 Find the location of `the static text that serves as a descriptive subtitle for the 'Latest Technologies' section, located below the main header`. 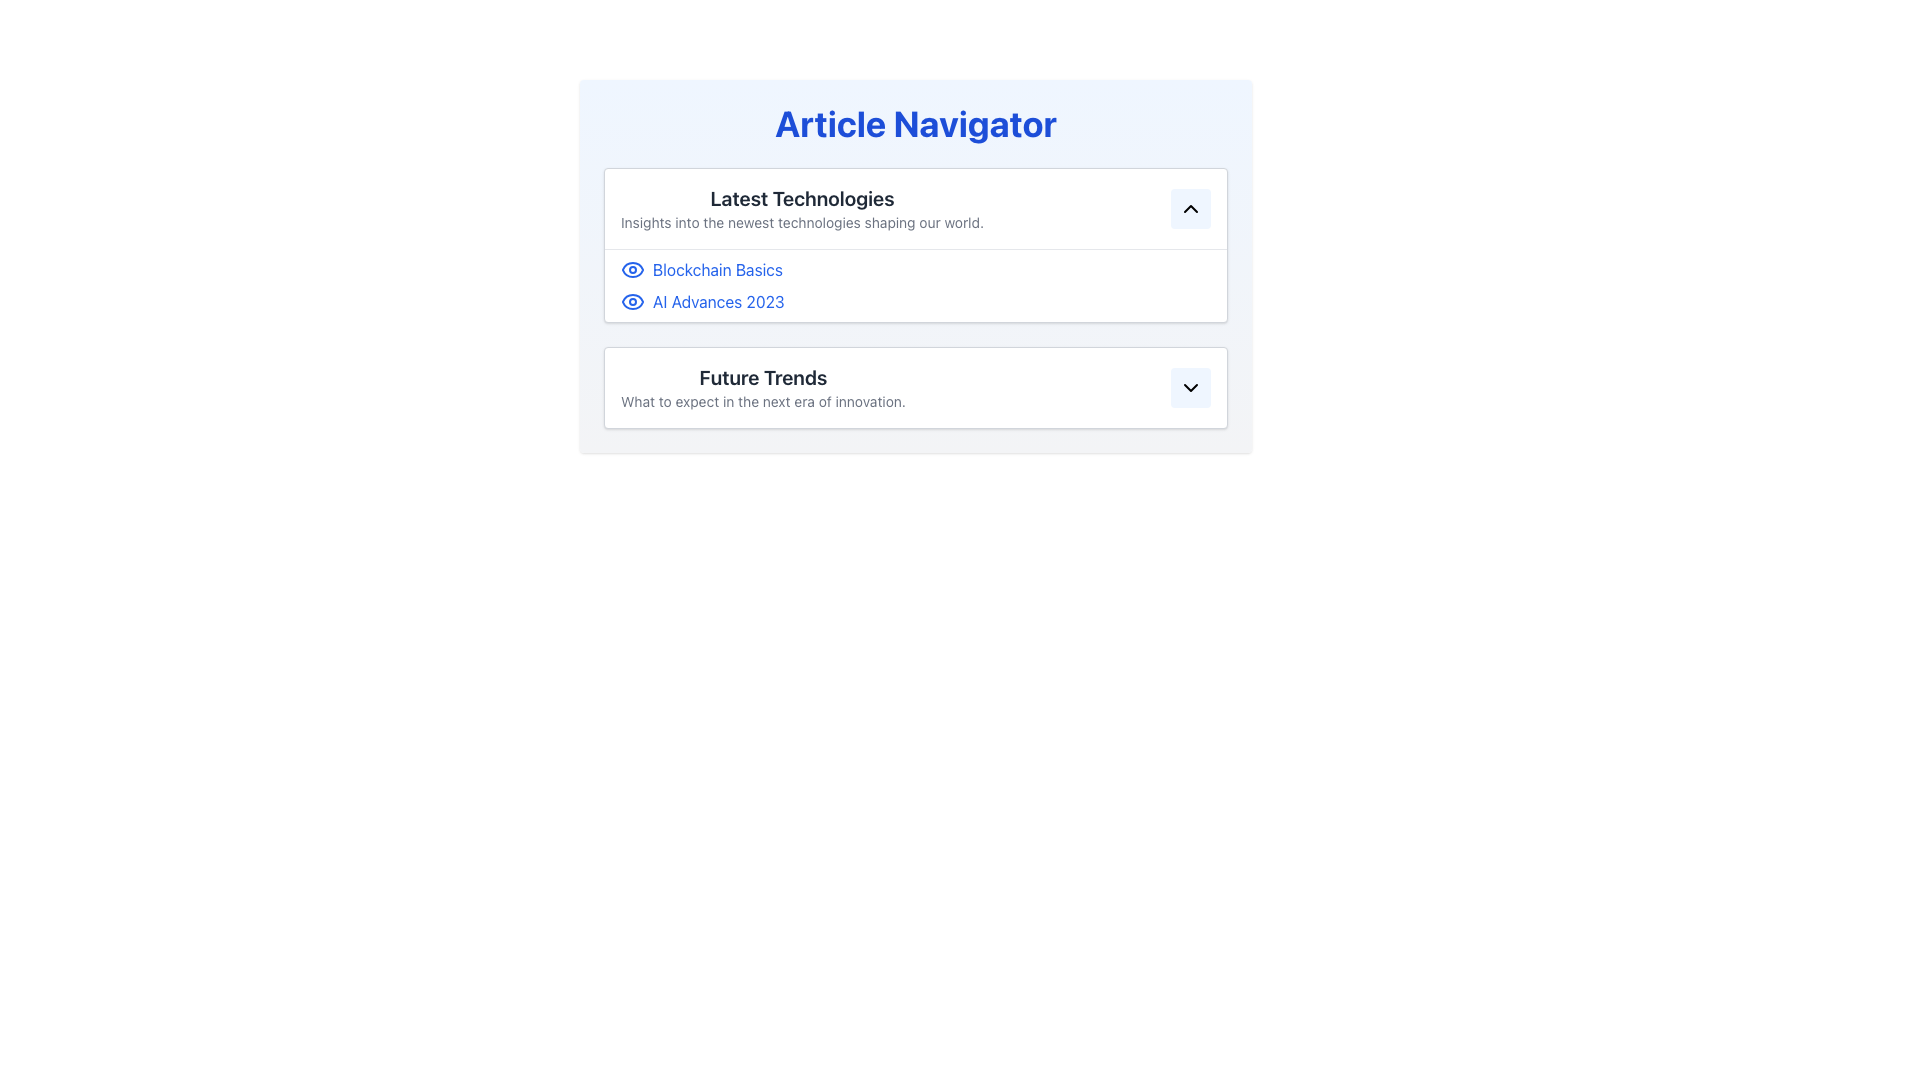

the static text that serves as a descriptive subtitle for the 'Latest Technologies' section, located below the main header is located at coordinates (802, 223).